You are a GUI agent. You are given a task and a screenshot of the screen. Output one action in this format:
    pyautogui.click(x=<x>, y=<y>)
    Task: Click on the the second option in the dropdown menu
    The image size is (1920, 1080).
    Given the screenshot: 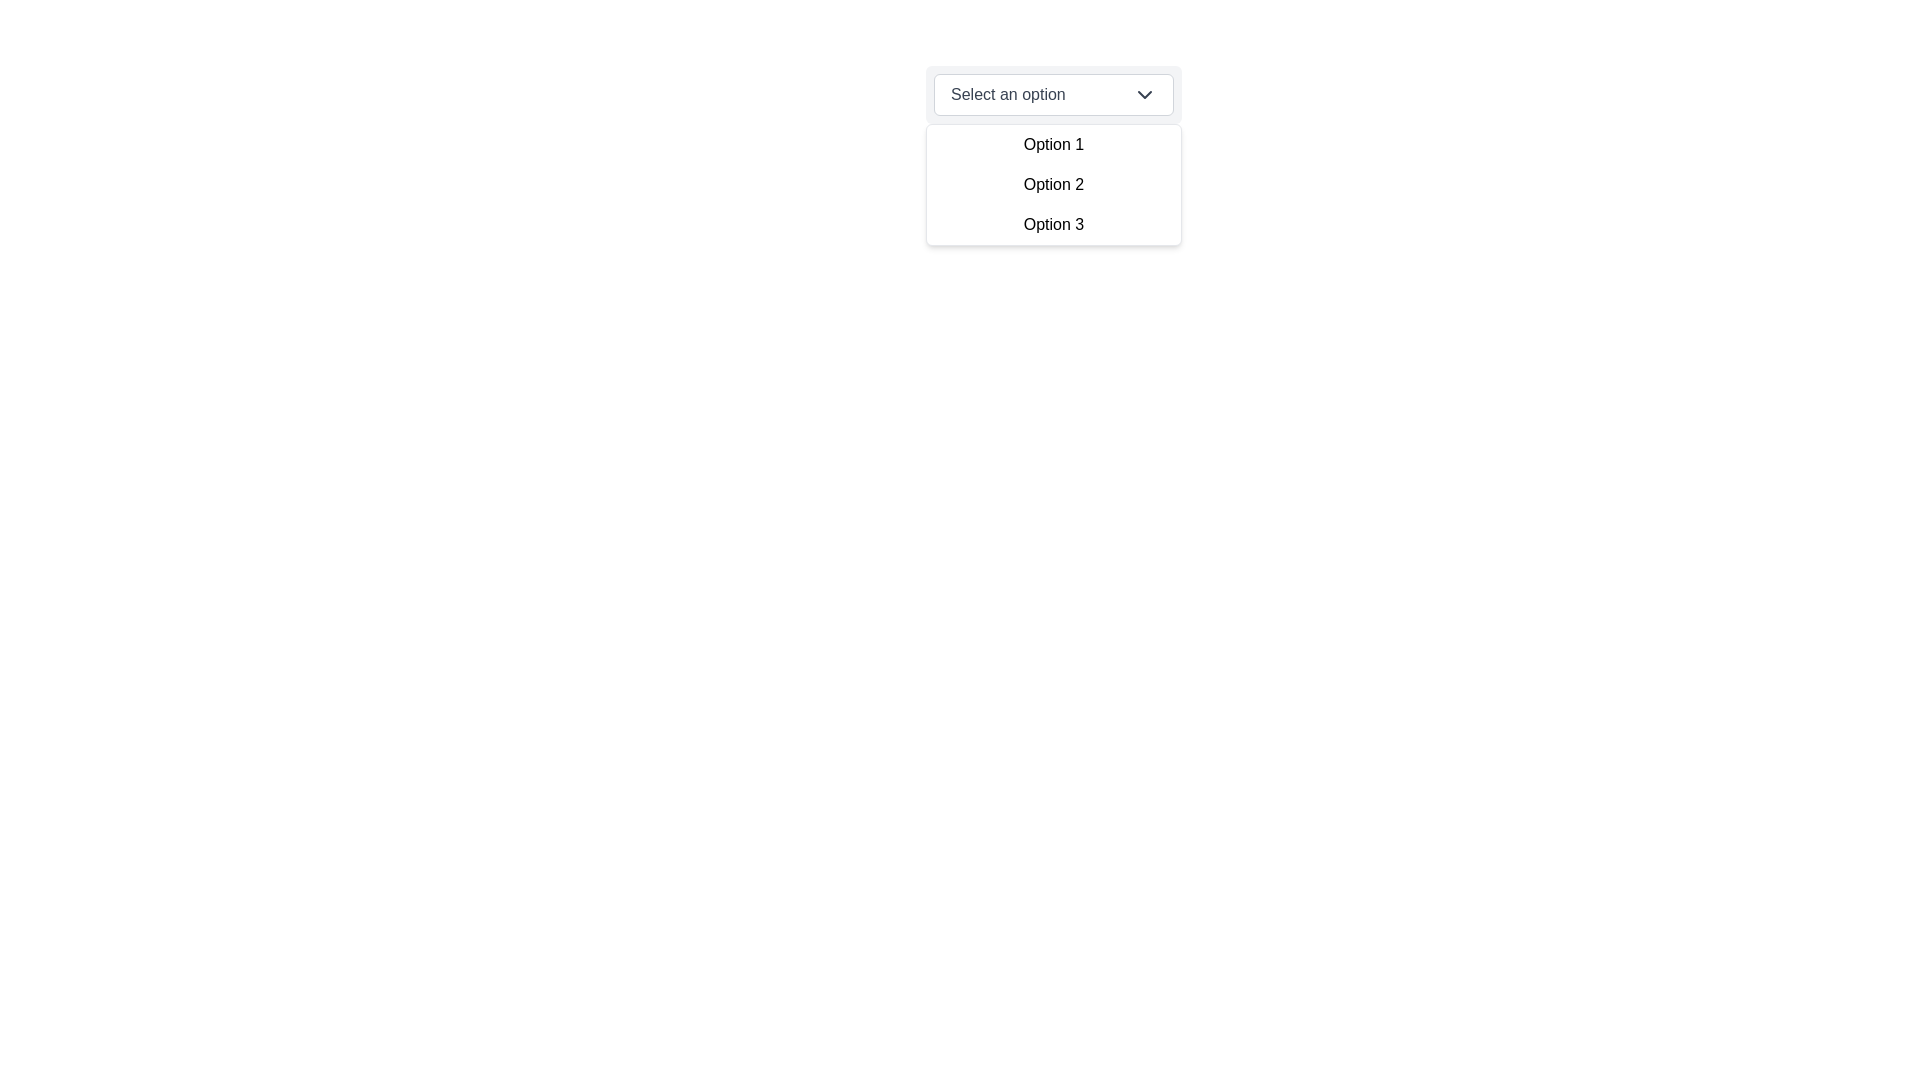 What is the action you would take?
    pyautogui.click(x=1053, y=185)
    